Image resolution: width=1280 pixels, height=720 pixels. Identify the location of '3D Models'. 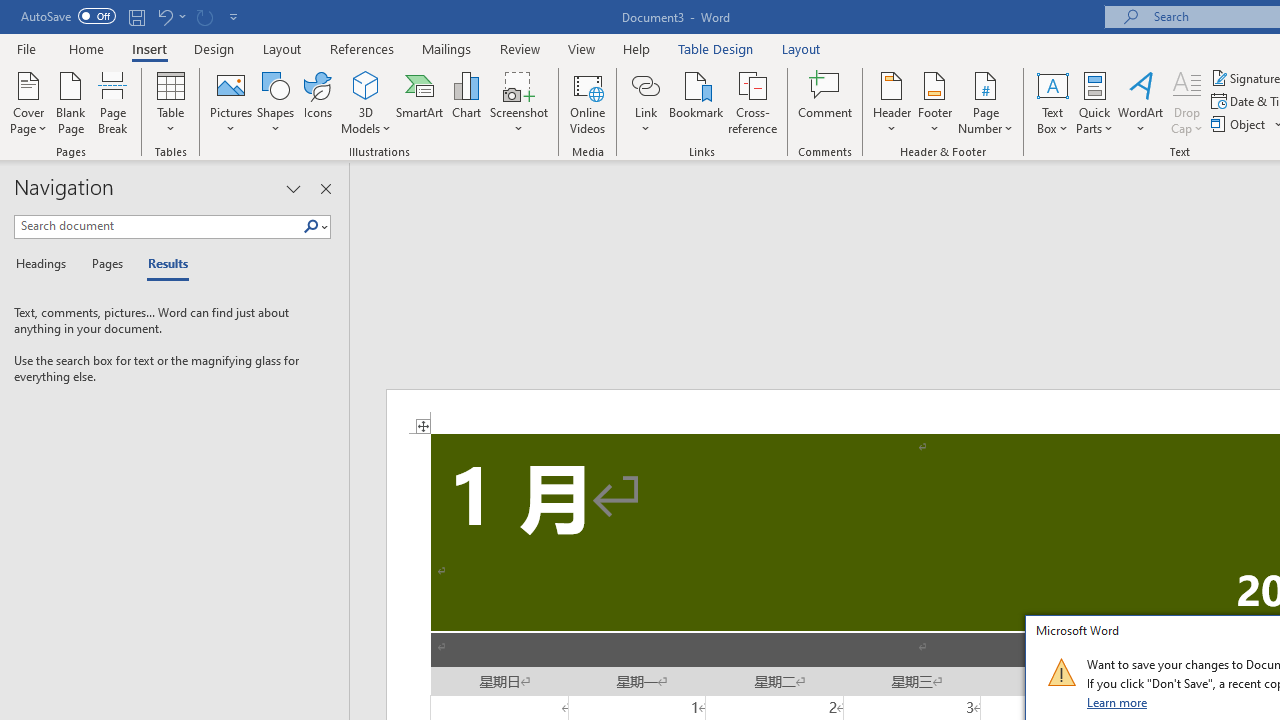
(366, 84).